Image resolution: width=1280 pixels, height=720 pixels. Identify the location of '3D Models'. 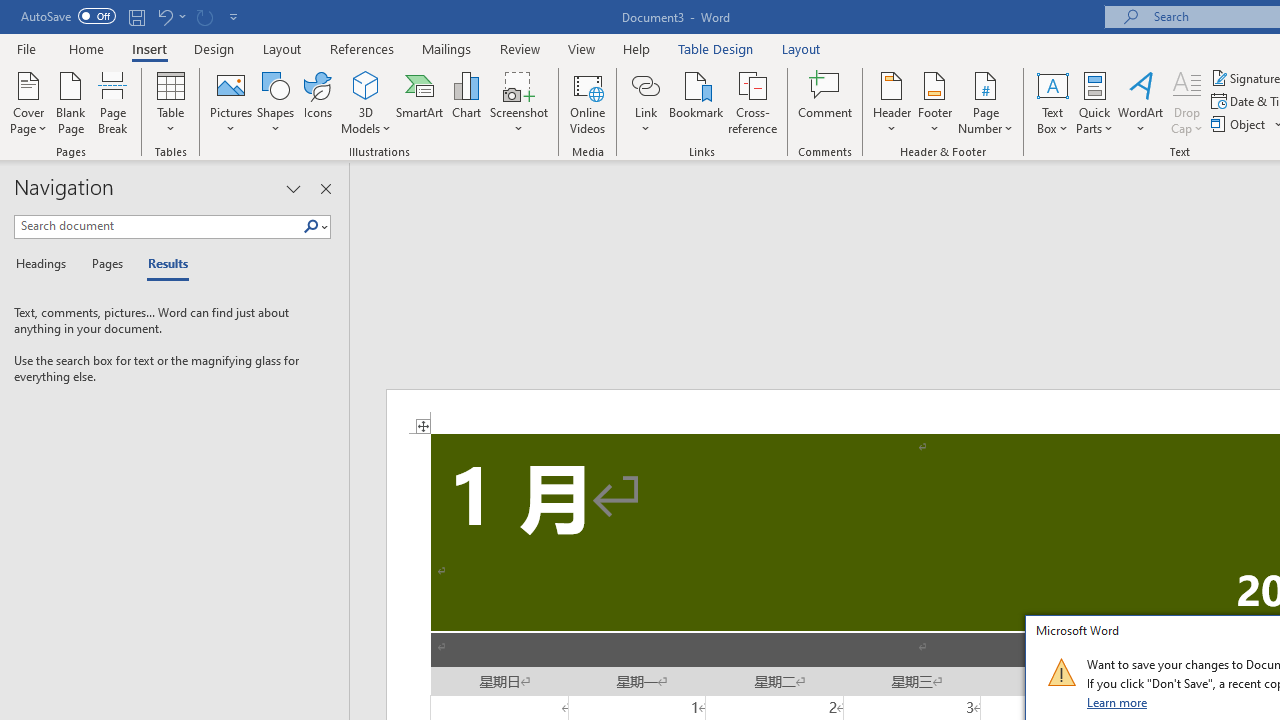
(366, 84).